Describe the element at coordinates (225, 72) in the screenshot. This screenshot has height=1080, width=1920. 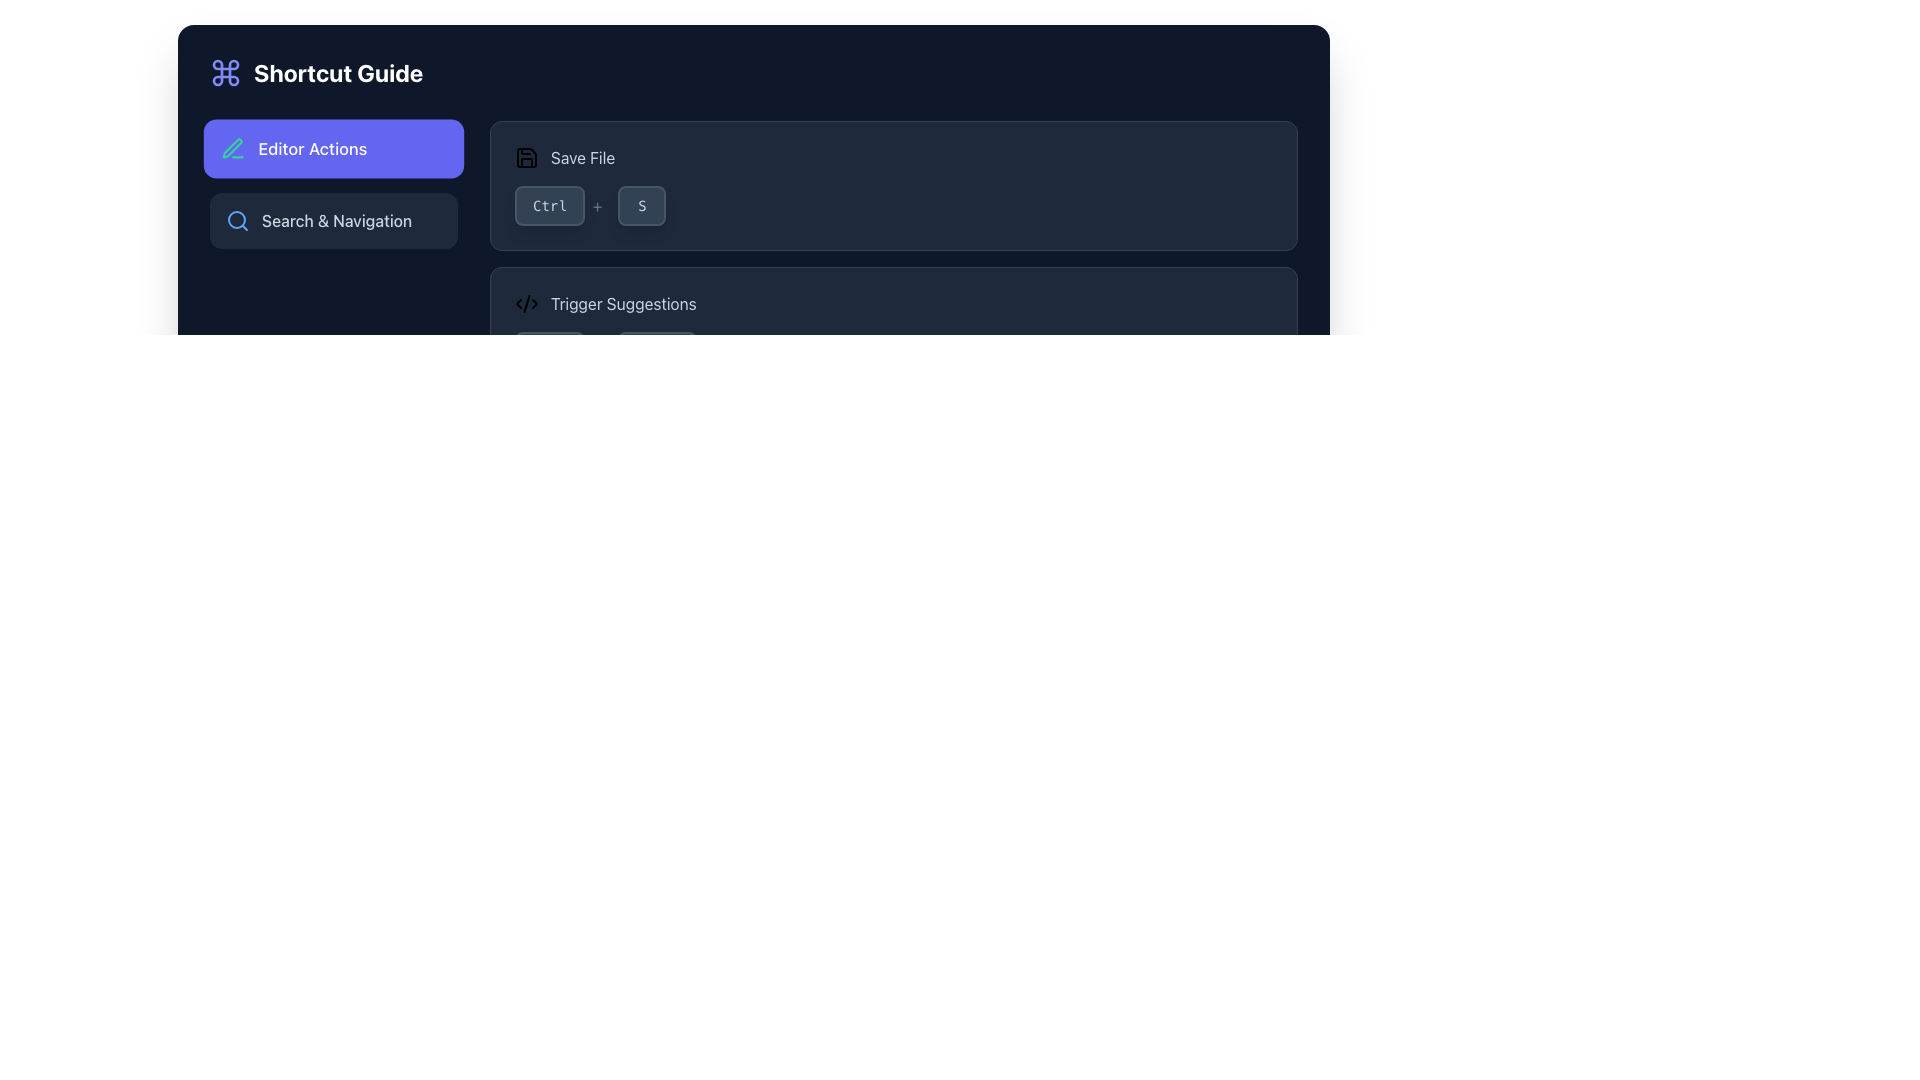
I see `the SVG command symbol icon located to the left of the 'Shortcut Guide' text in the top-left area of the interface` at that location.